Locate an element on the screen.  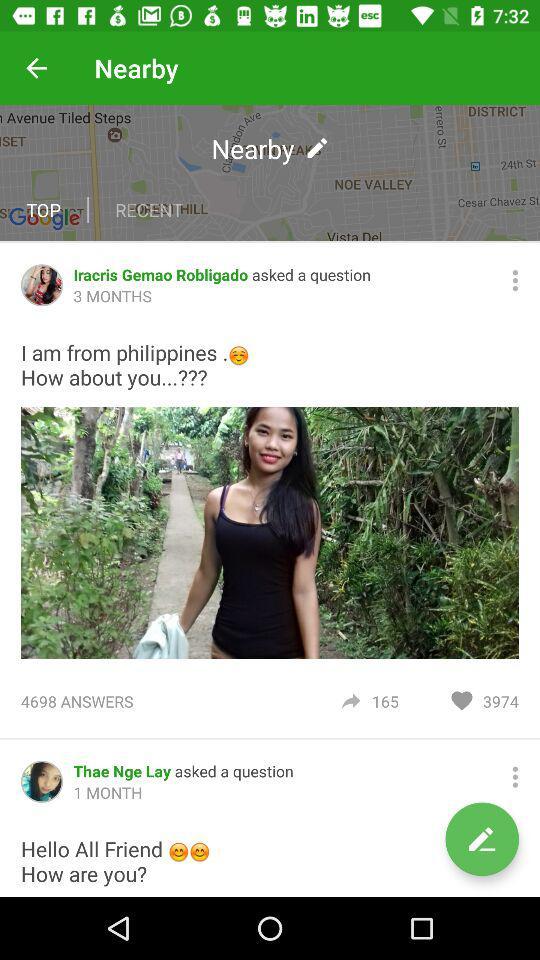
app to the left of the nearby is located at coordinates (36, 68).